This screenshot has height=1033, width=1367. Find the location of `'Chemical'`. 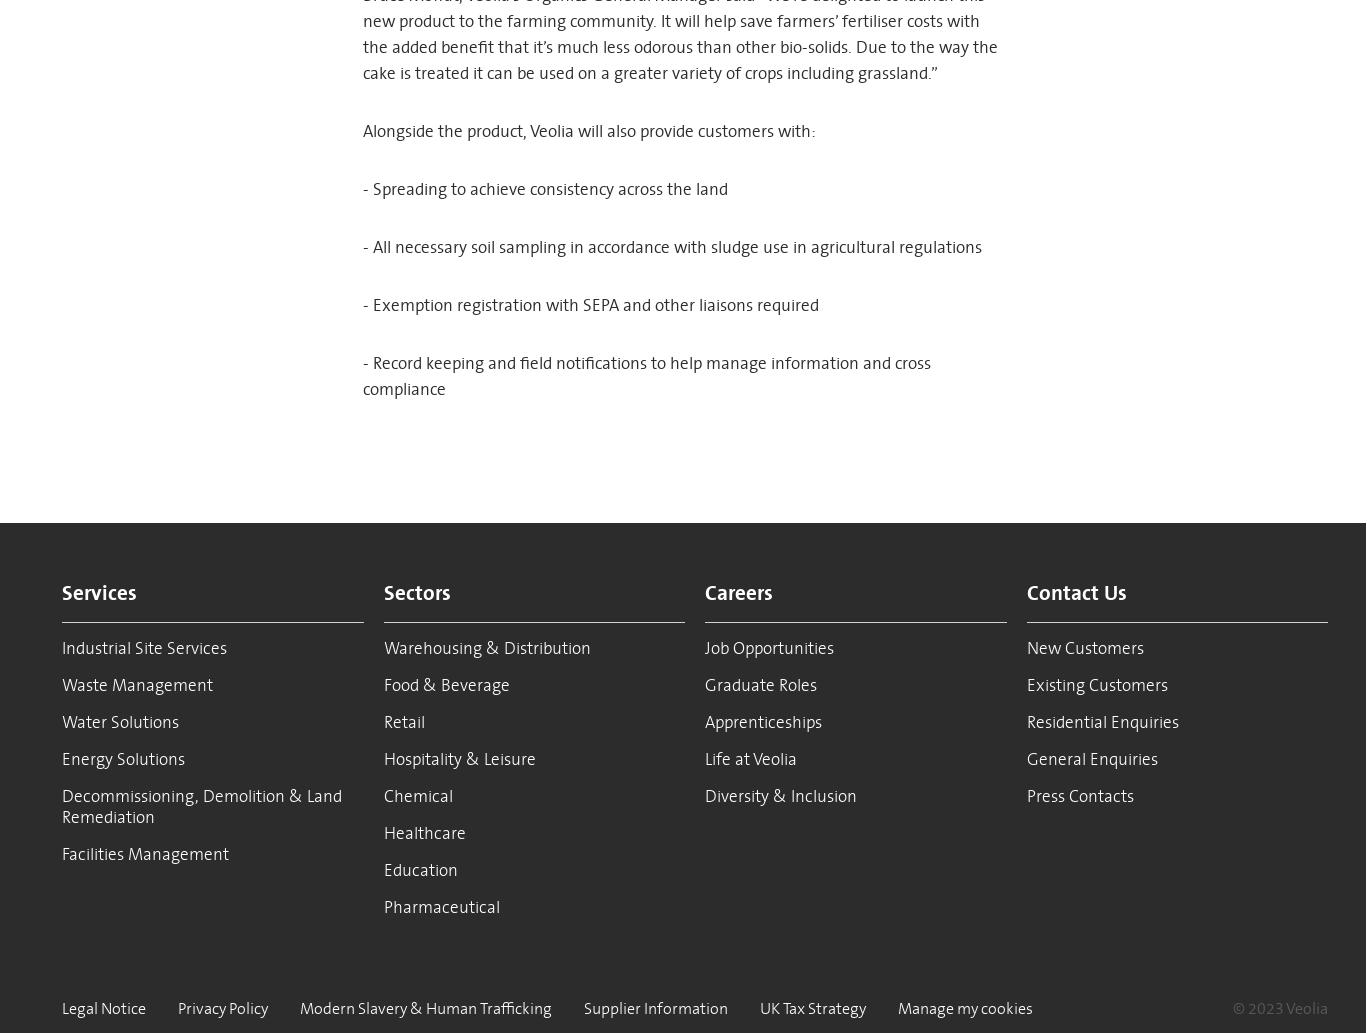

'Chemical' is located at coordinates (416, 796).